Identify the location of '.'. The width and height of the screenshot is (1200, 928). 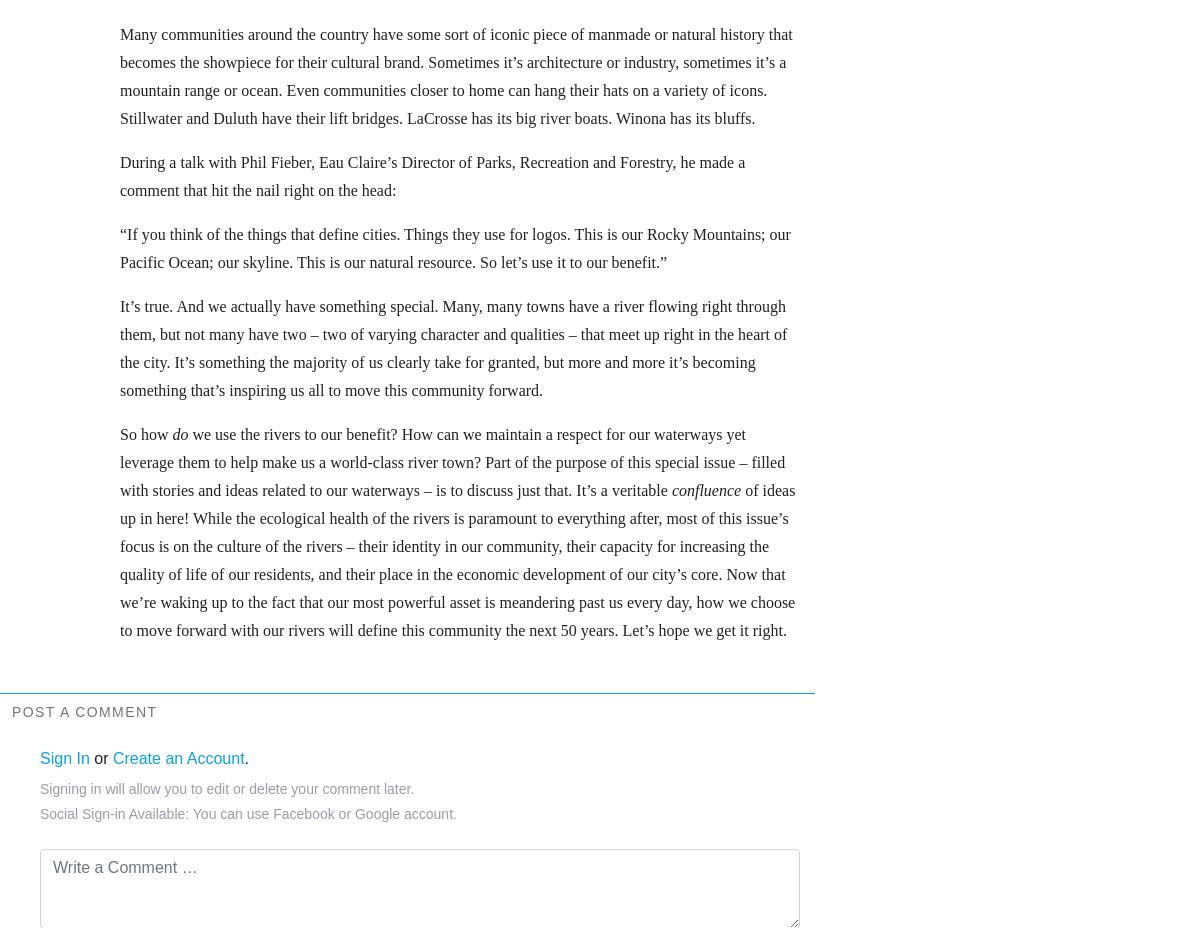
(245, 757).